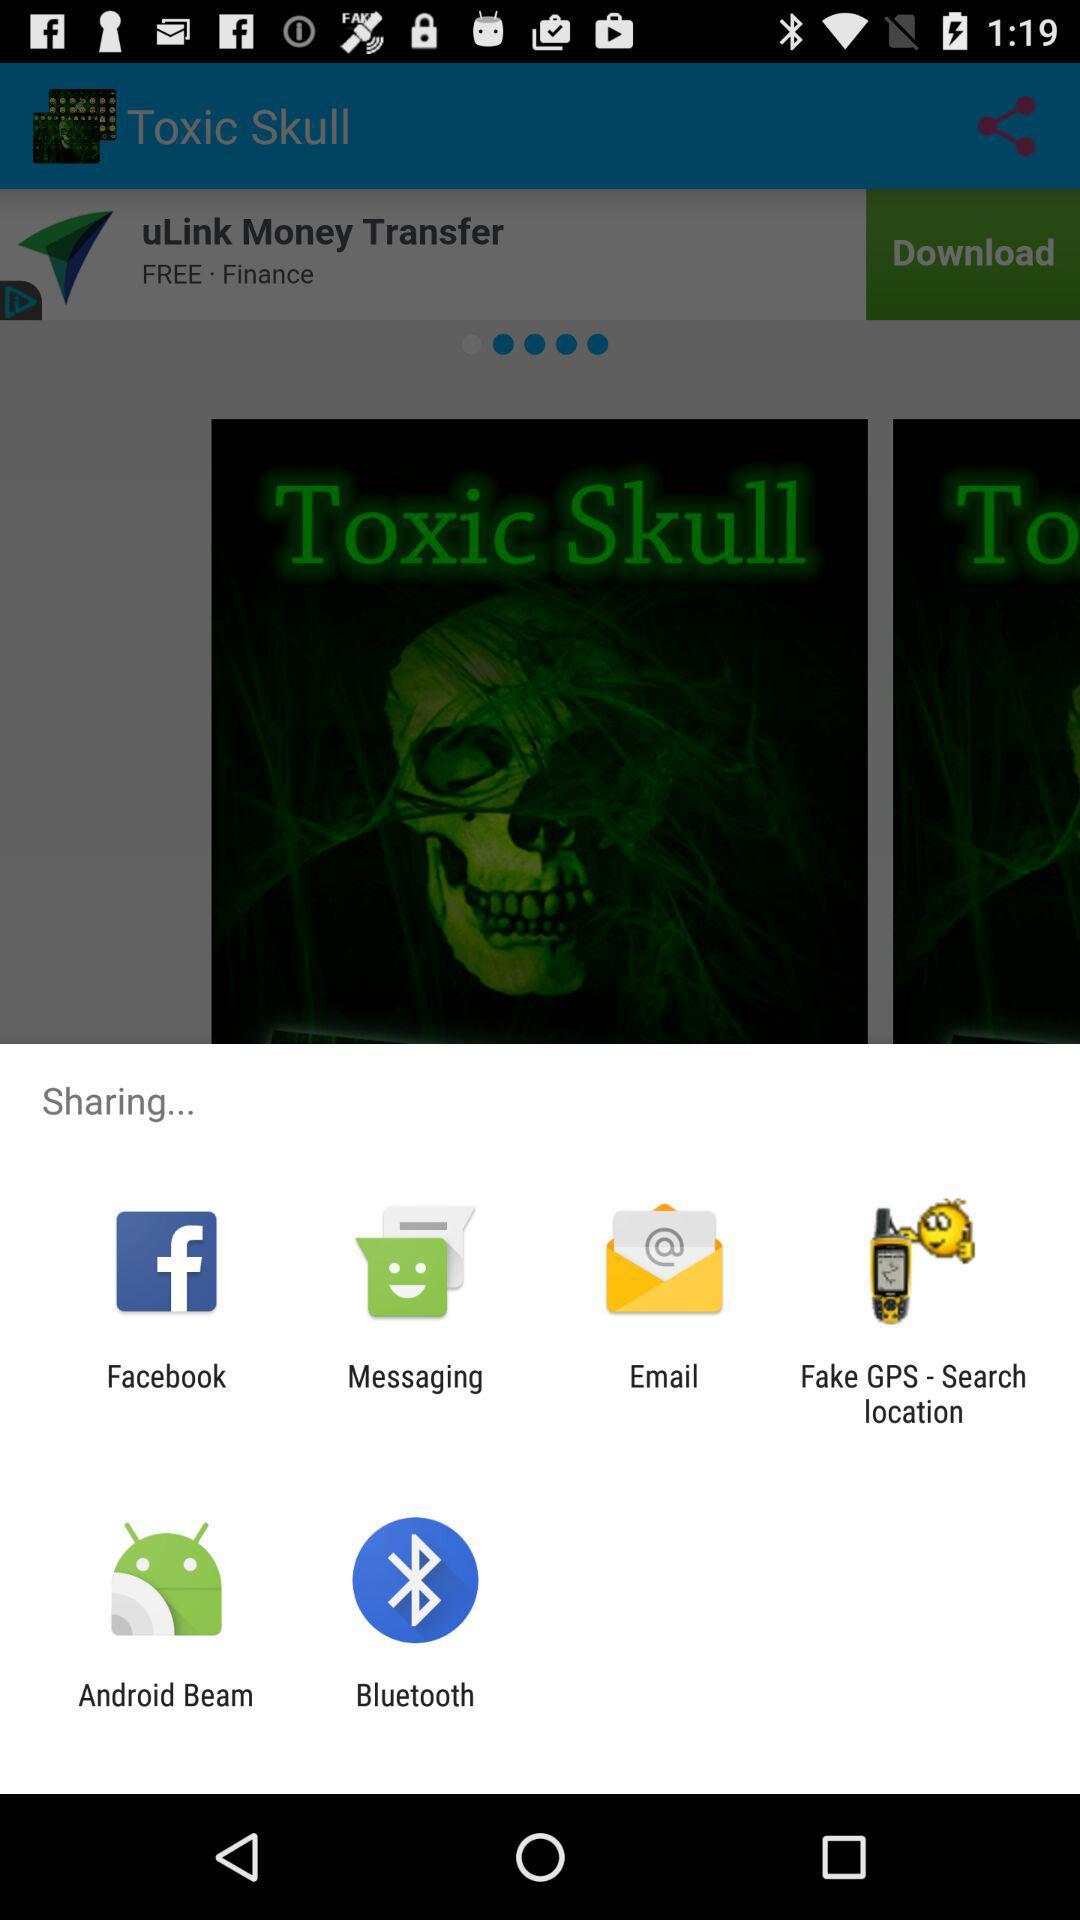  I want to click on facebook item, so click(165, 1392).